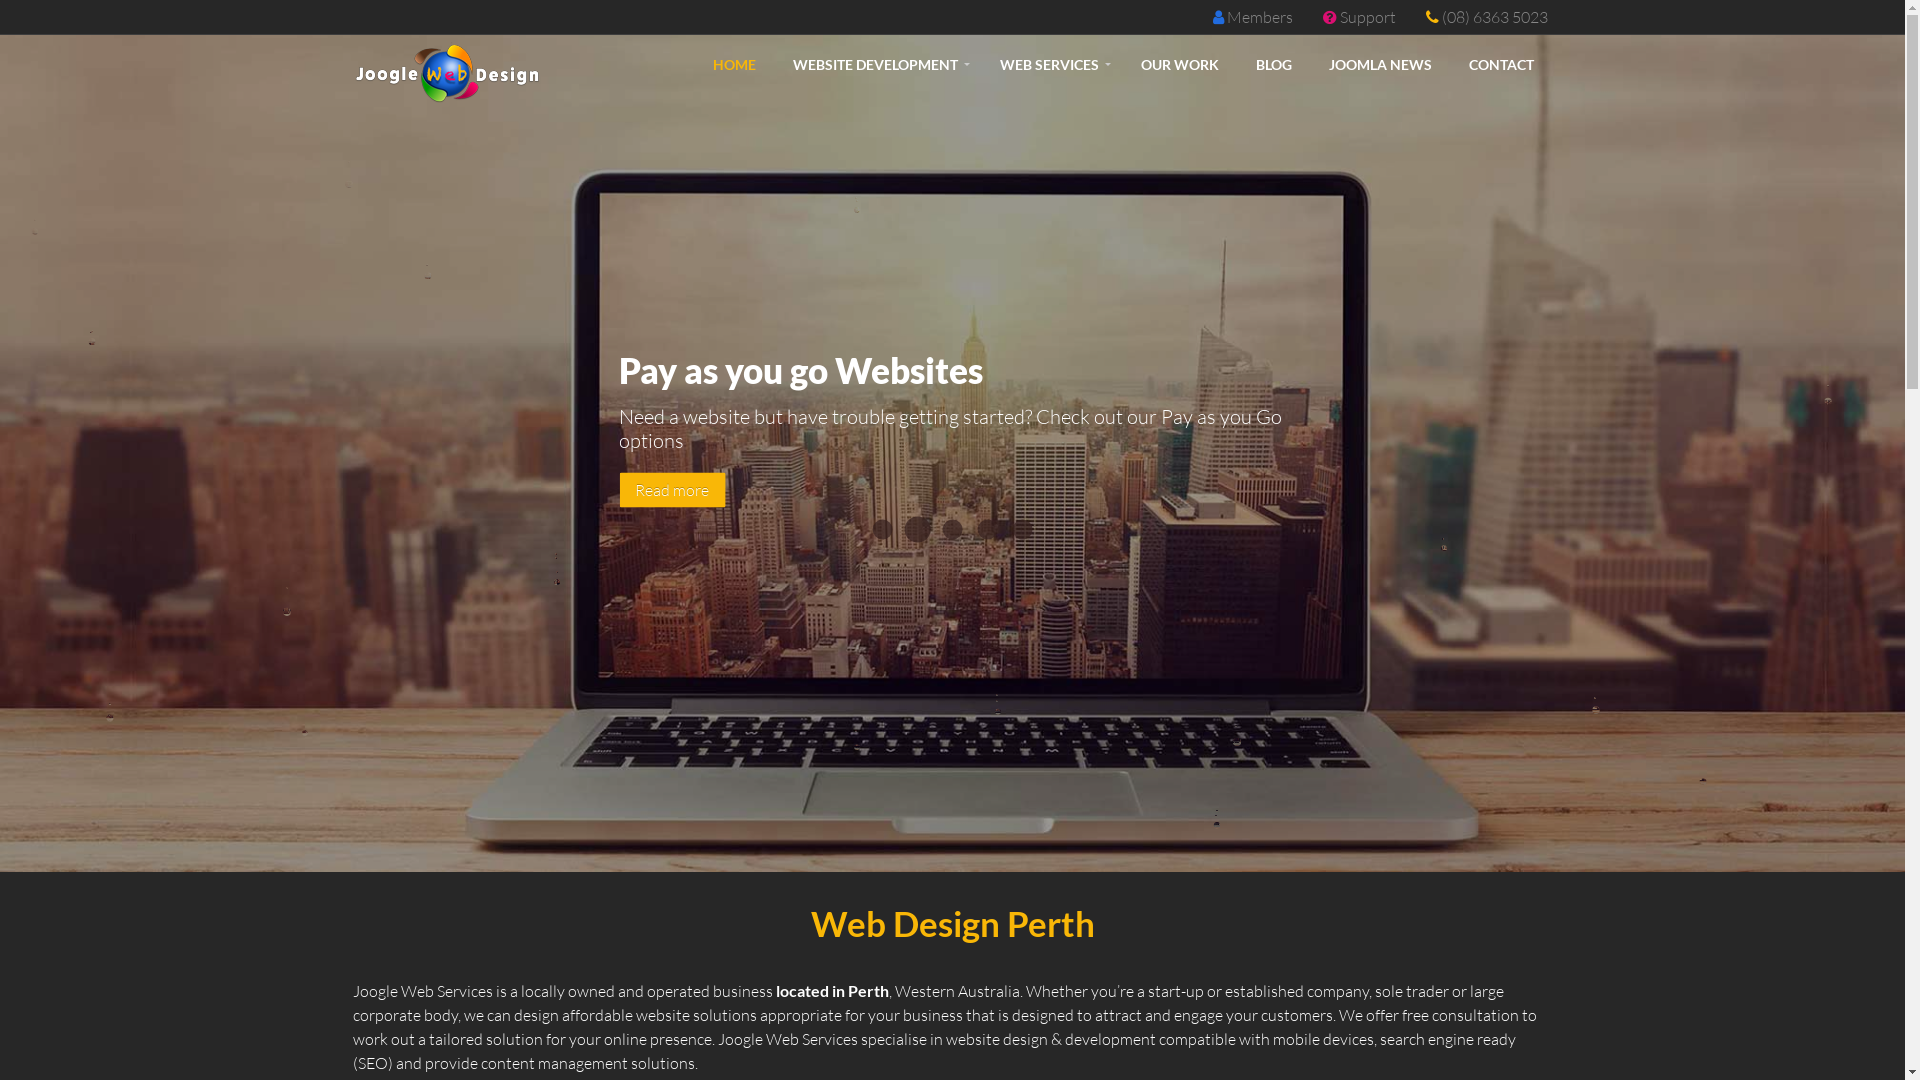  Describe the element at coordinates (982, 64) in the screenshot. I see `'WEB SERVICES'` at that location.